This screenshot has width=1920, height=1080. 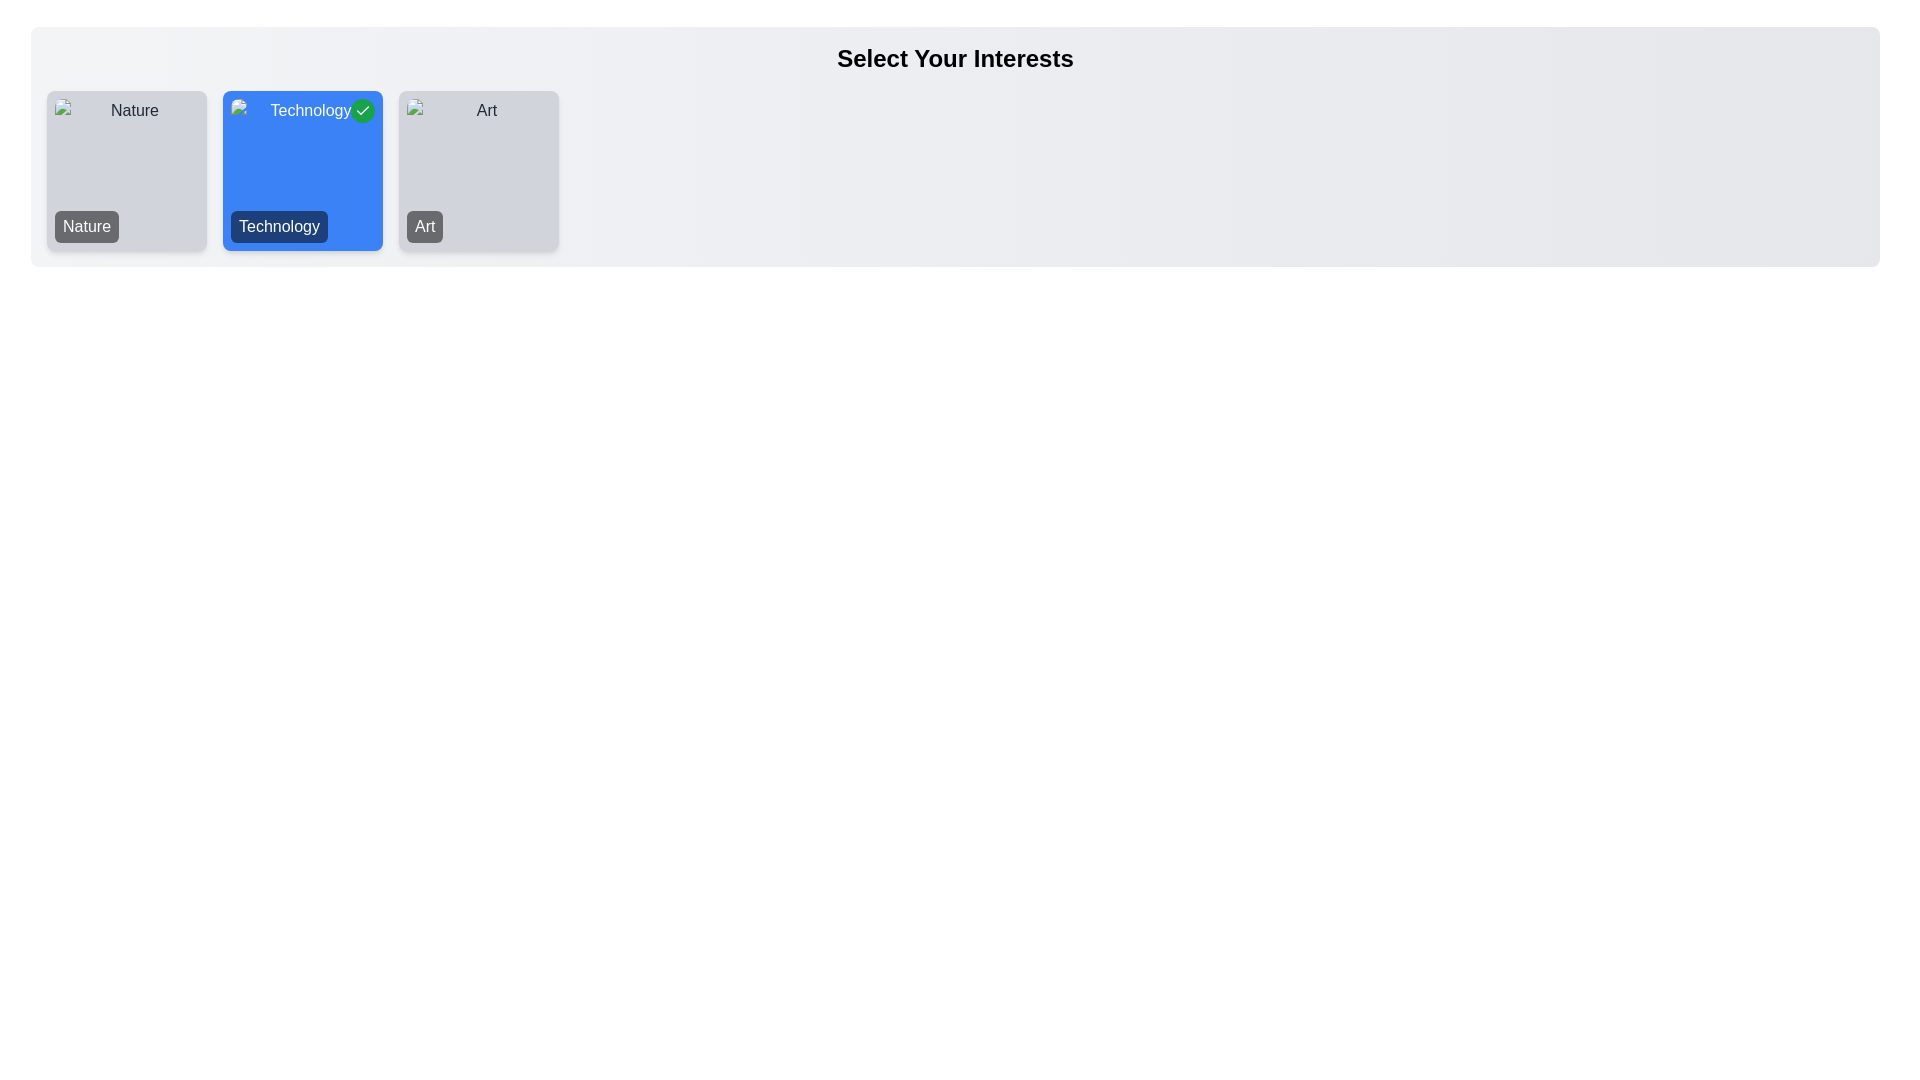 What do you see at coordinates (301, 169) in the screenshot?
I see `the chip labeled Technology` at bounding box center [301, 169].